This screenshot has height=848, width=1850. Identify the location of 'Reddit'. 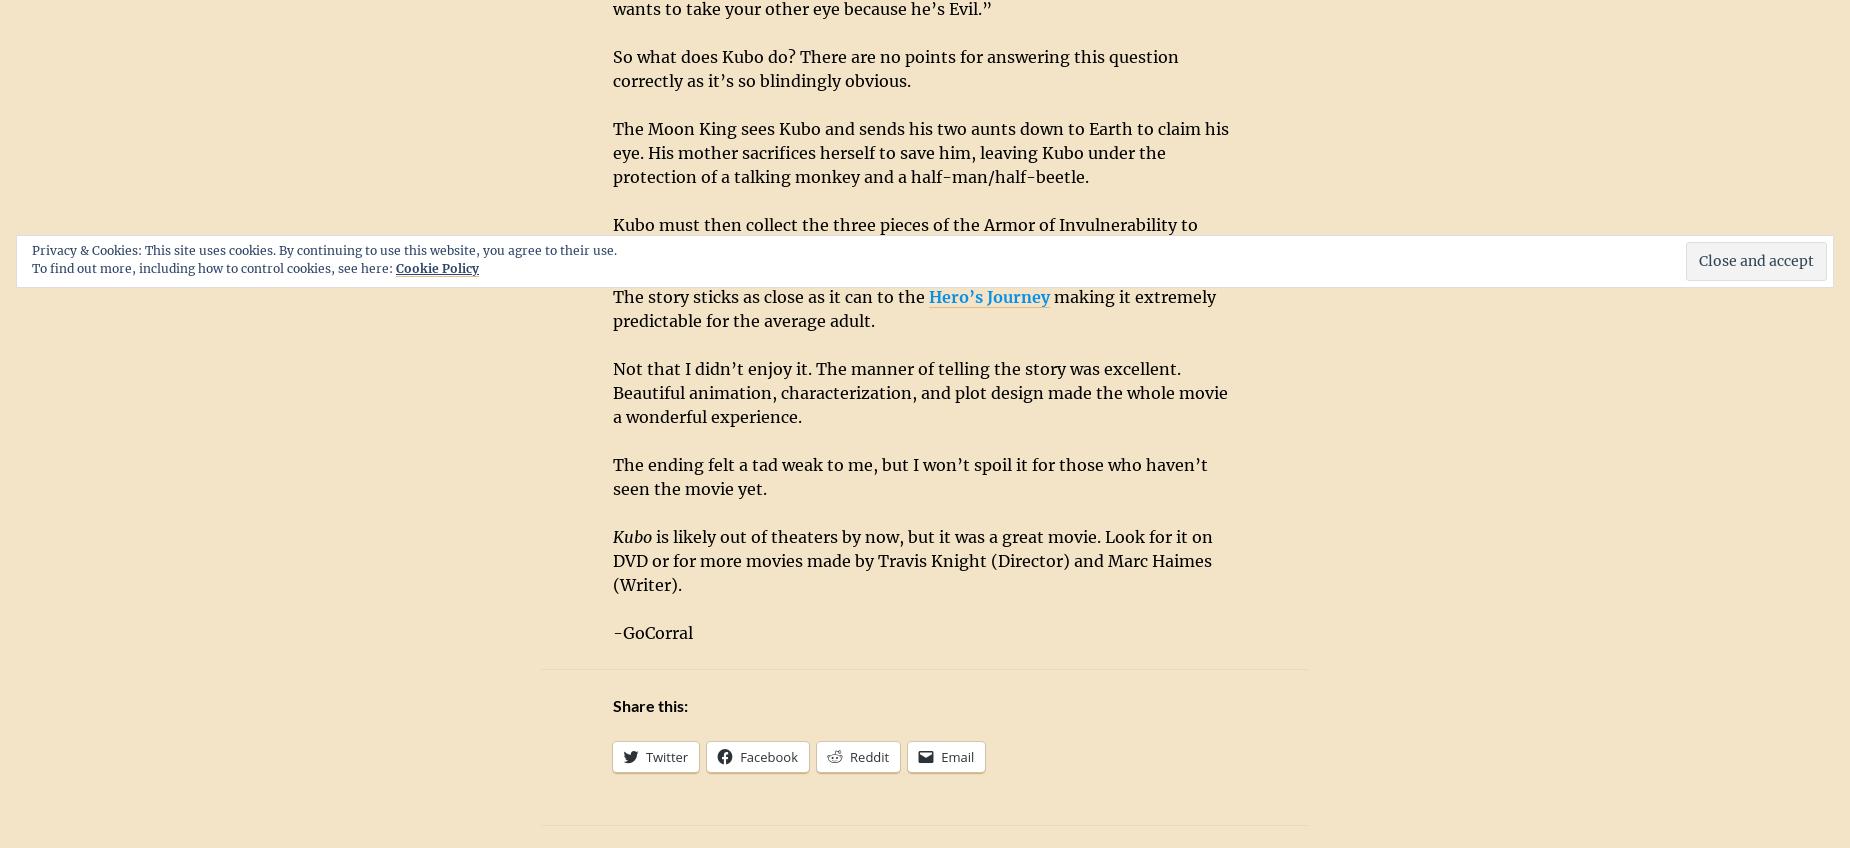
(850, 756).